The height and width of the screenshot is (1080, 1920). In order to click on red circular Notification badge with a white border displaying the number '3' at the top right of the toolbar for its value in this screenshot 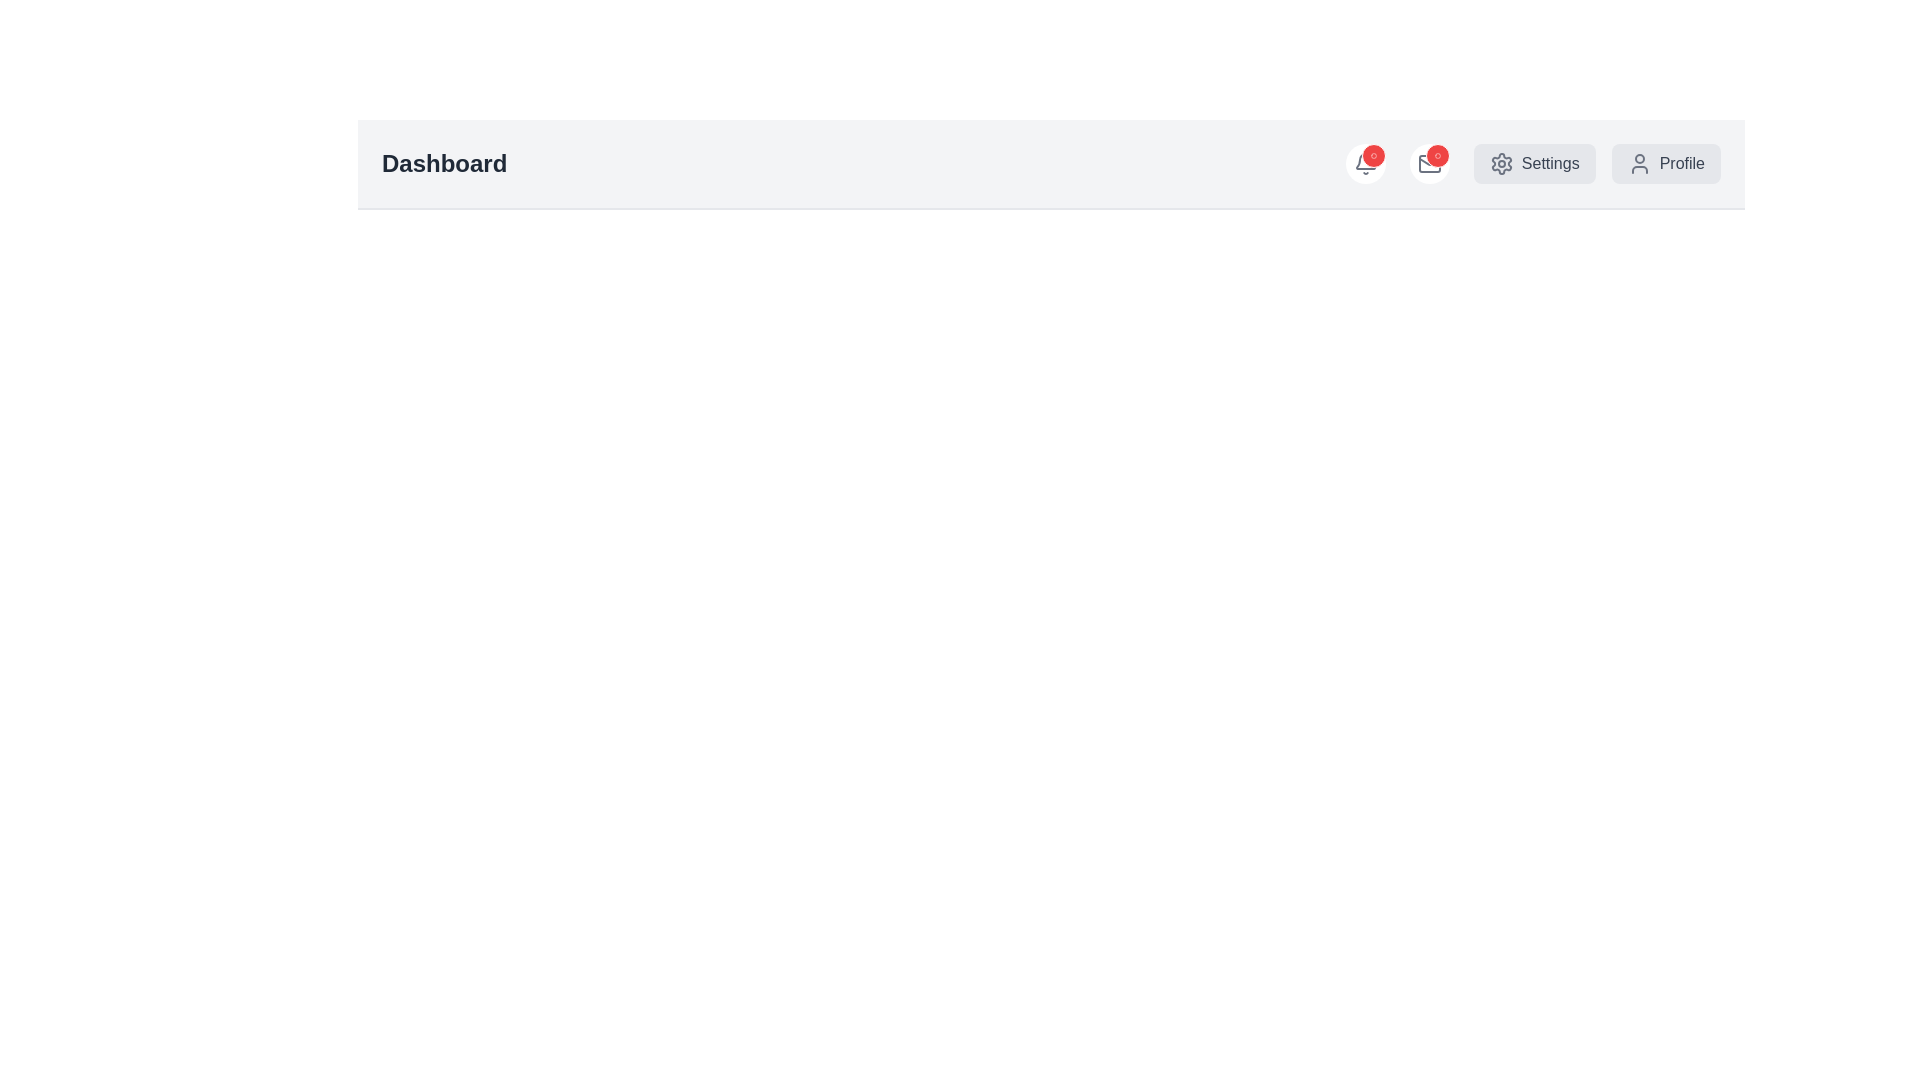, I will do `click(1372, 154)`.